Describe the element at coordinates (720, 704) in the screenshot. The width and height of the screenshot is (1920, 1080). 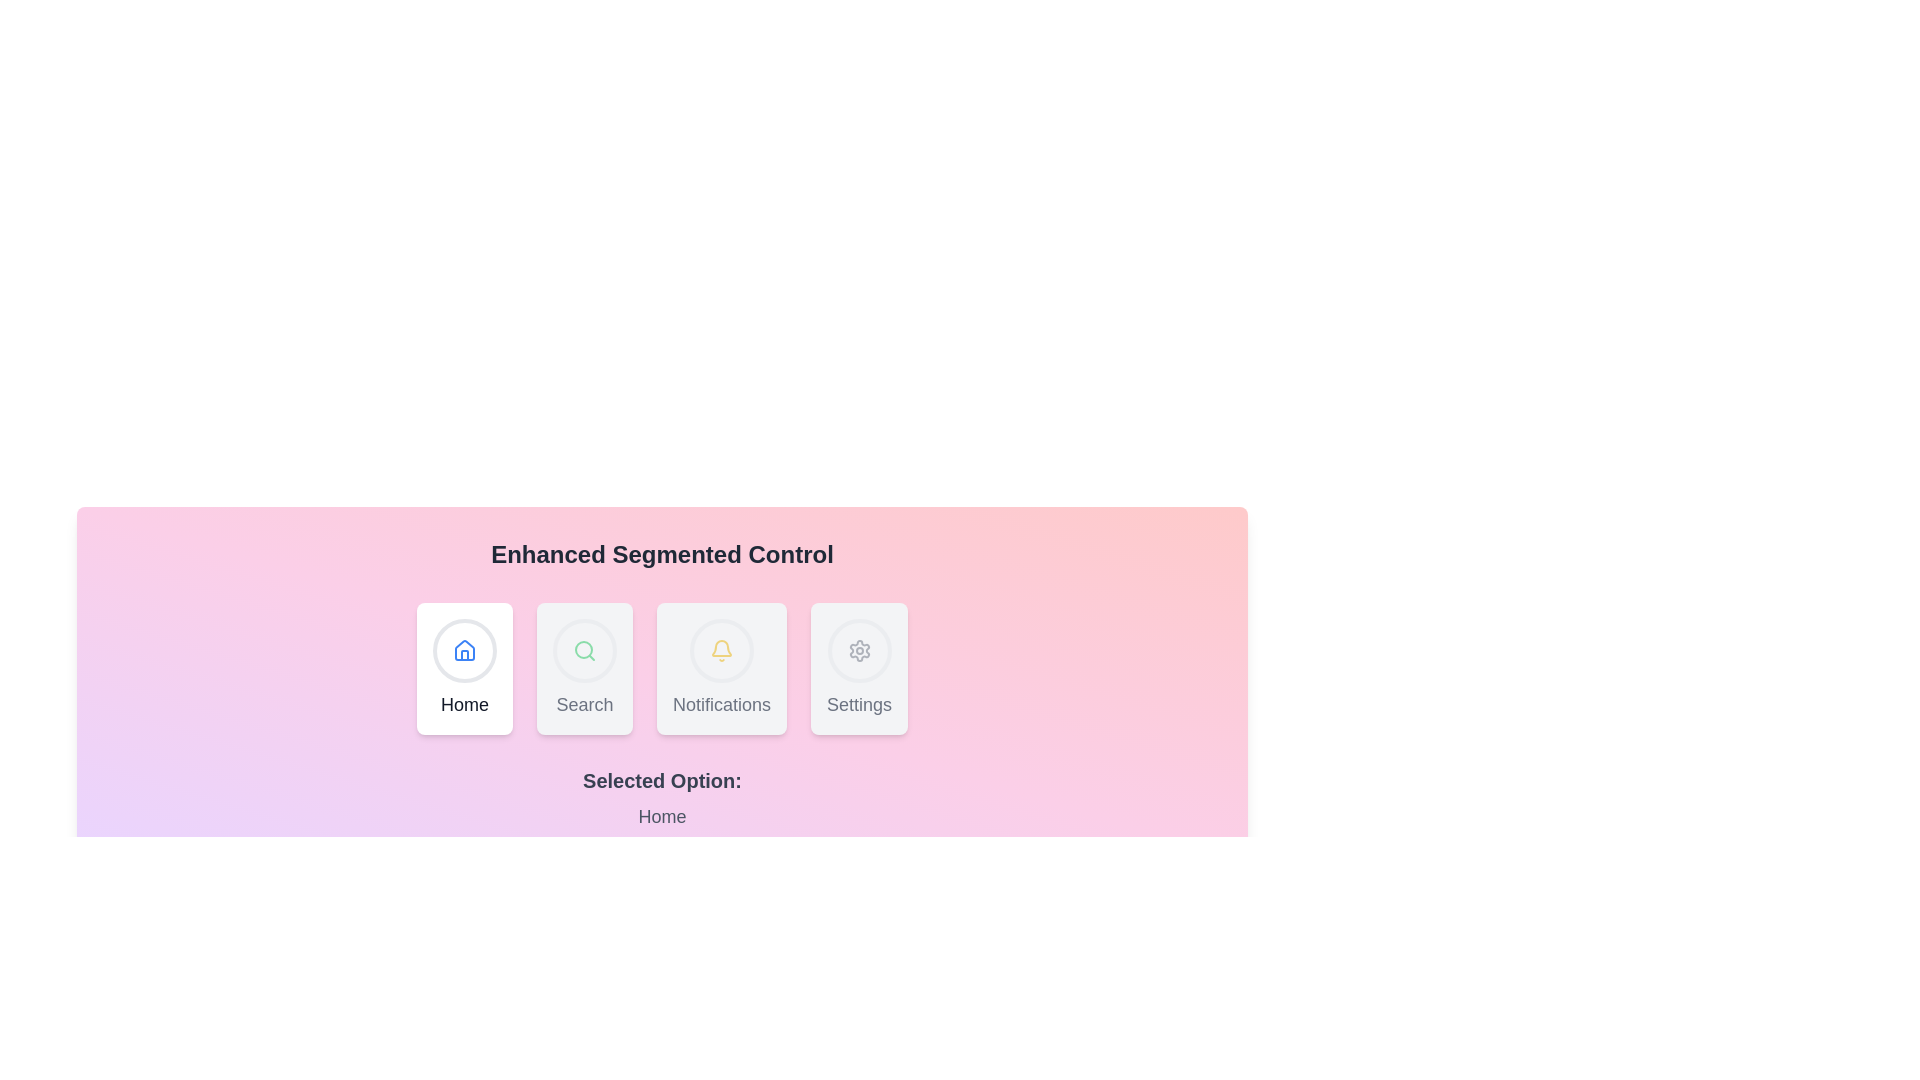
I see `the 'Notifications' text label, which is styled with medium-sized gray text and located centrally below a gray bell icon within a light circular background` at that location.